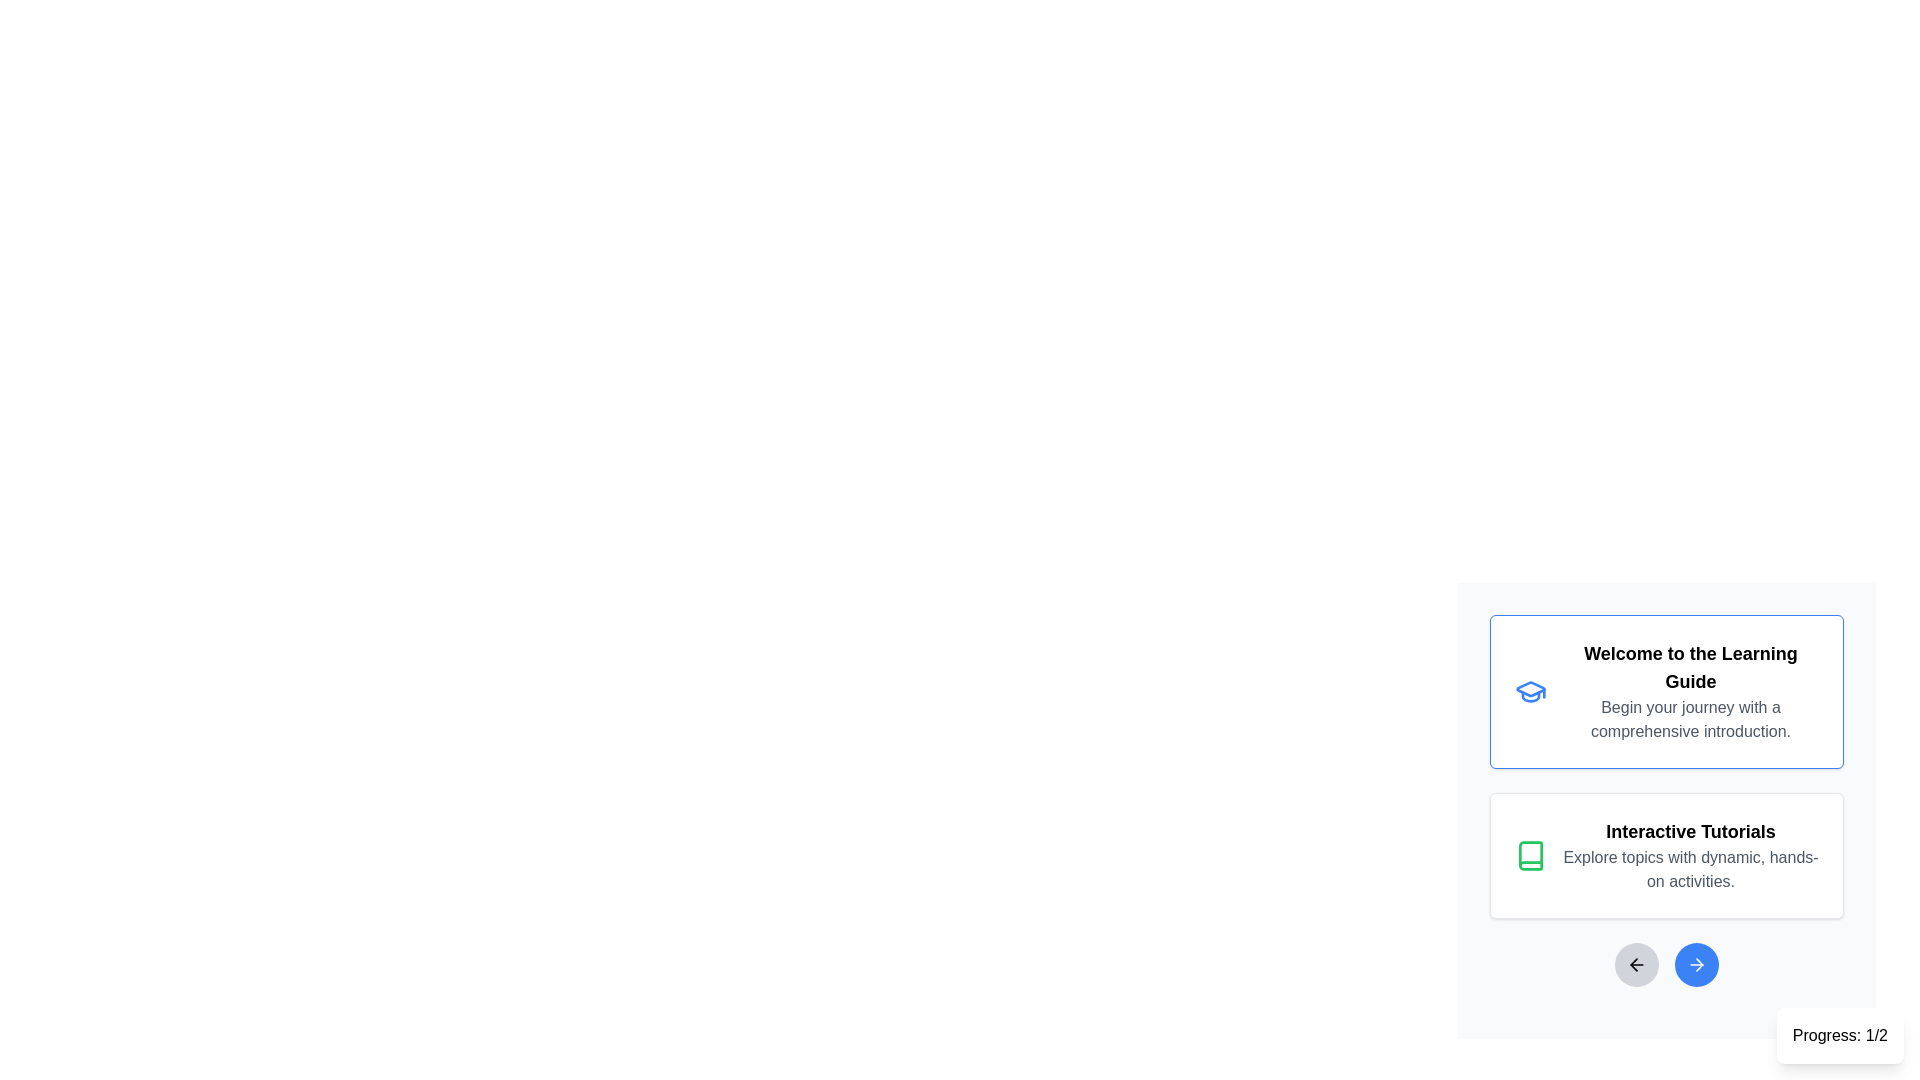  I want to click on the book icon with a green outline located to the left of the text in the 'Interactive Tutorials' card, so click(1530, 855).